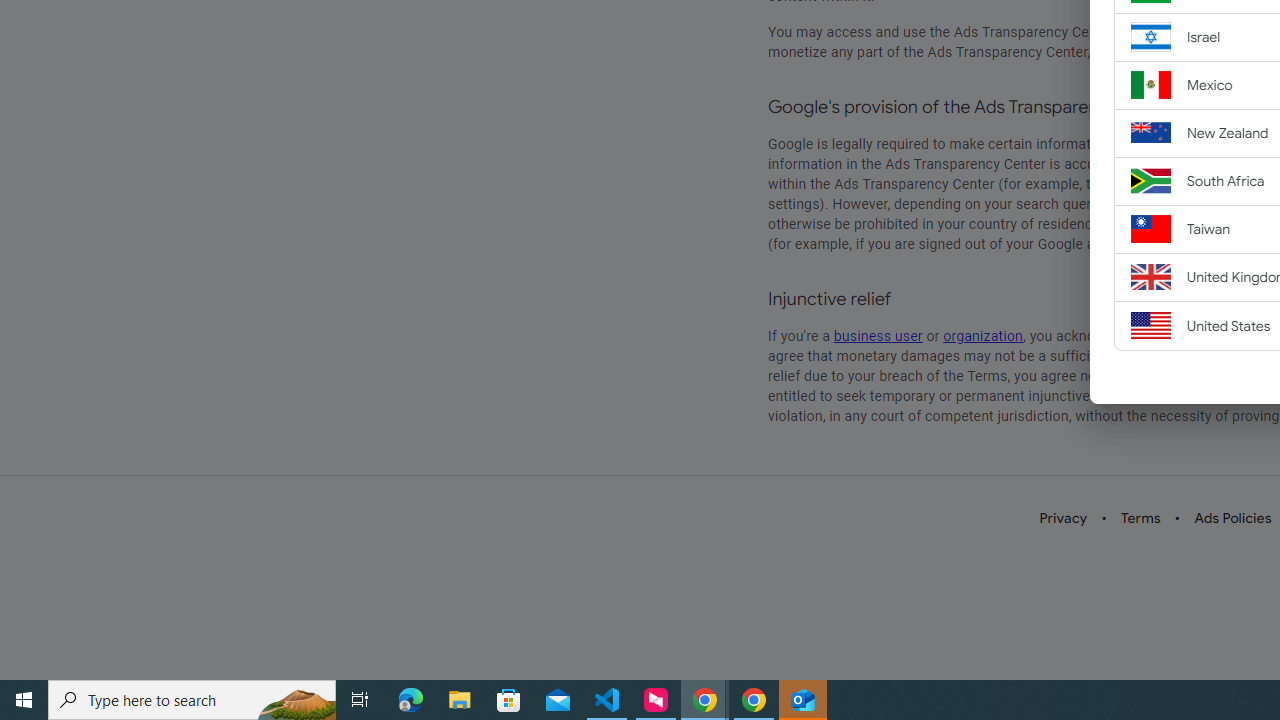  I want to click on 'Ads Policies', so click(1232, 517).